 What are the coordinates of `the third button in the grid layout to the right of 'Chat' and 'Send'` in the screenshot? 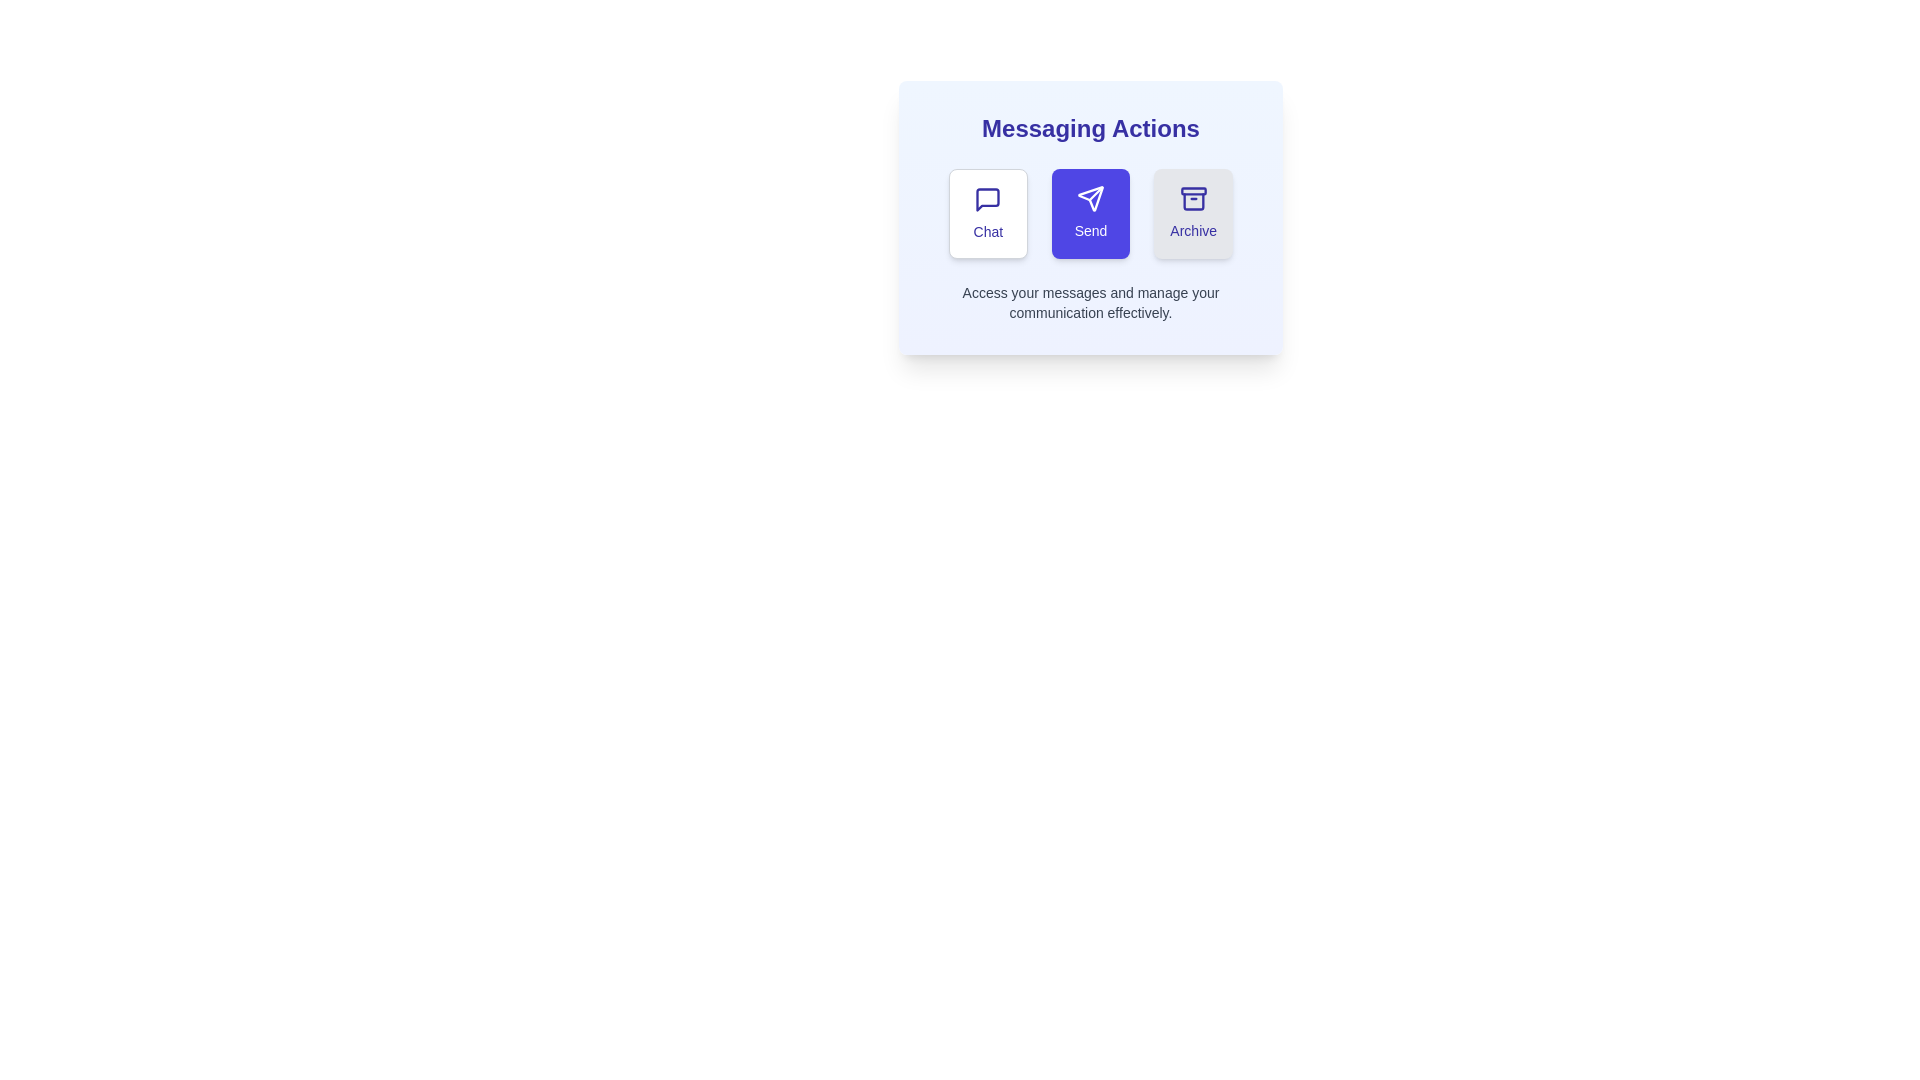 It's located at (1193, 213).